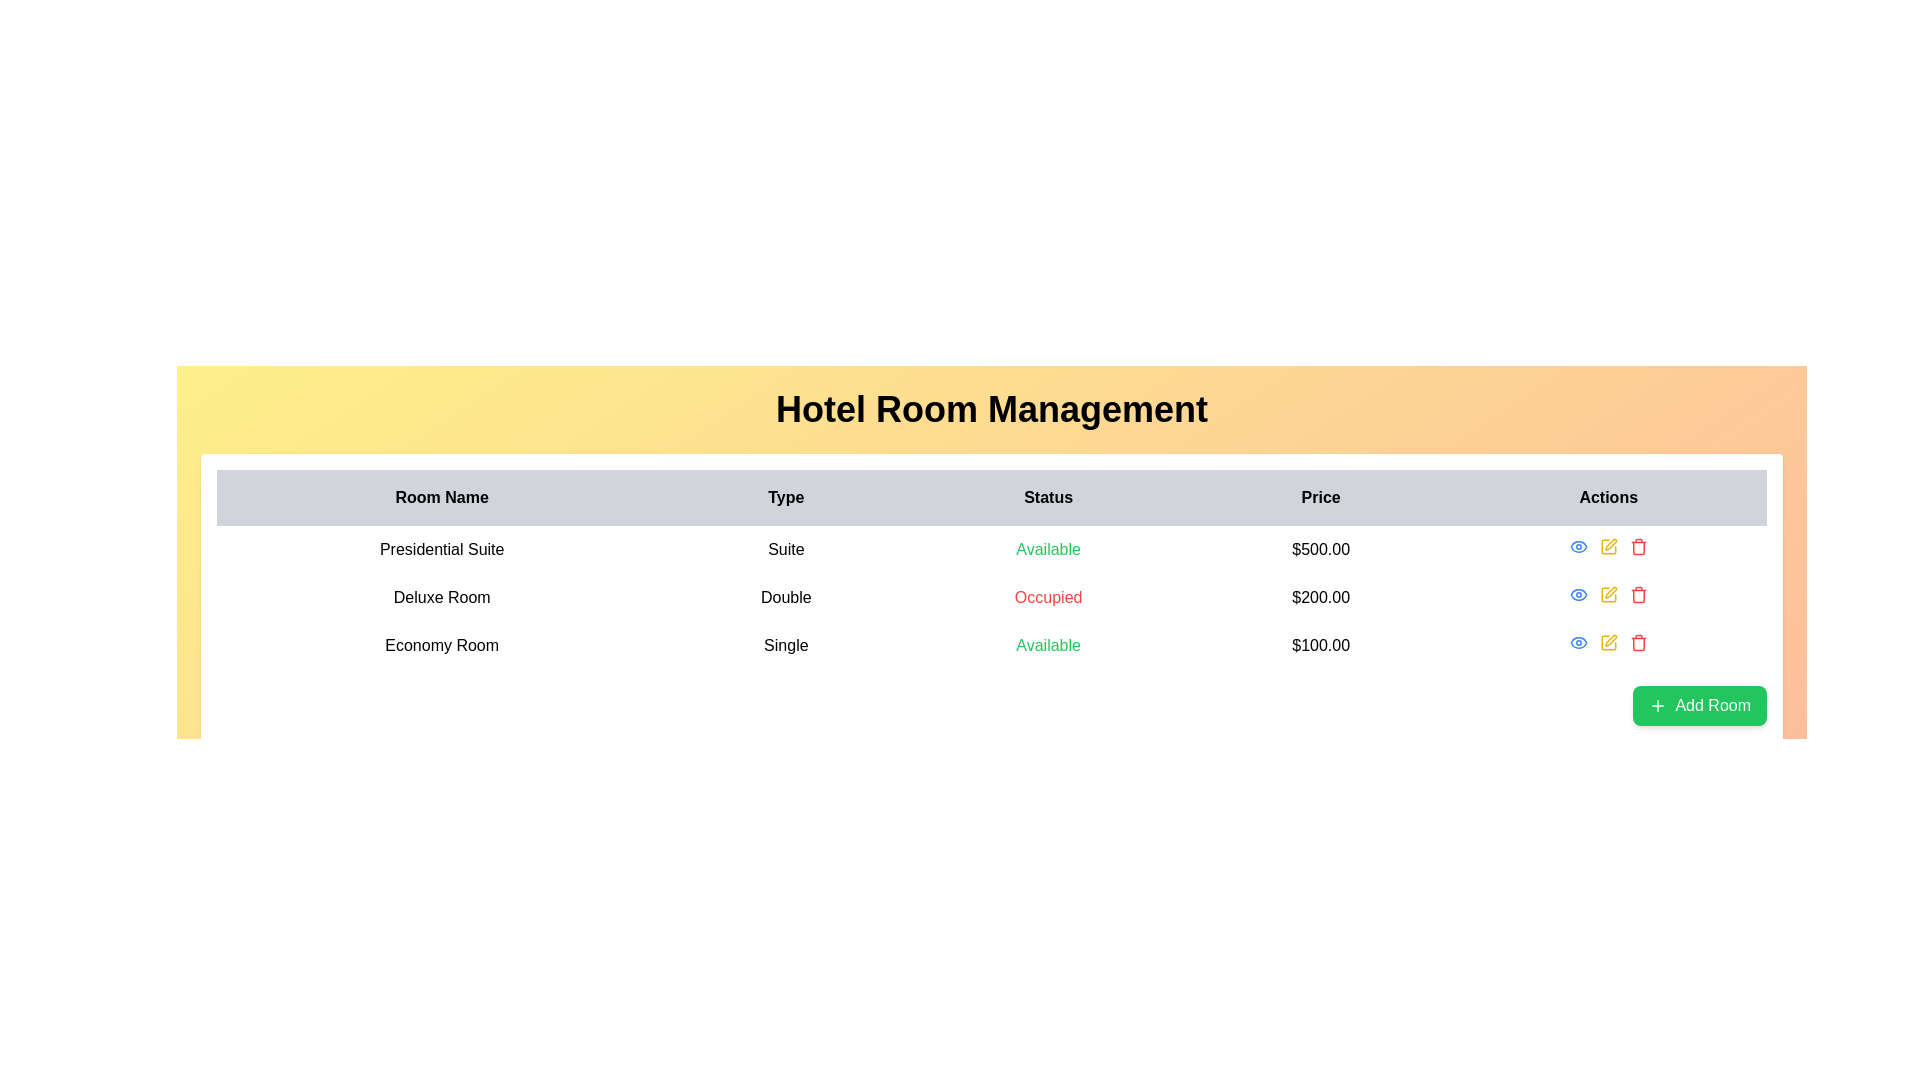  Describe the element at coordinates (1608, 593) in the screenshot. I see `the pencil icon button in the Actions column of the second row` at that location.